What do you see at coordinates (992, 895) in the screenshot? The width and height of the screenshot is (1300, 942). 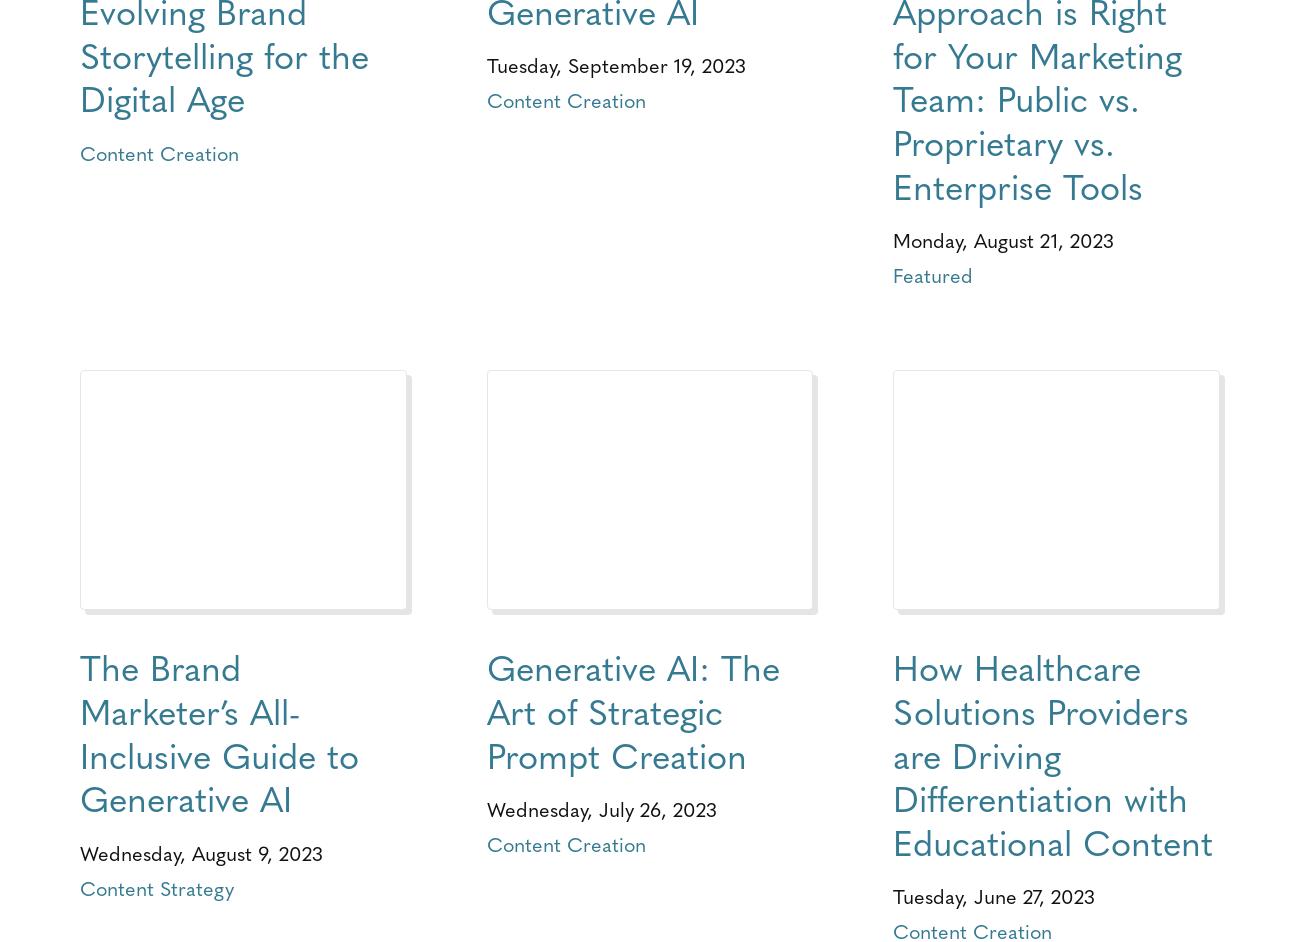 I see `'Tuesday, June 27, 2023'` at bounding box center [992, 895].